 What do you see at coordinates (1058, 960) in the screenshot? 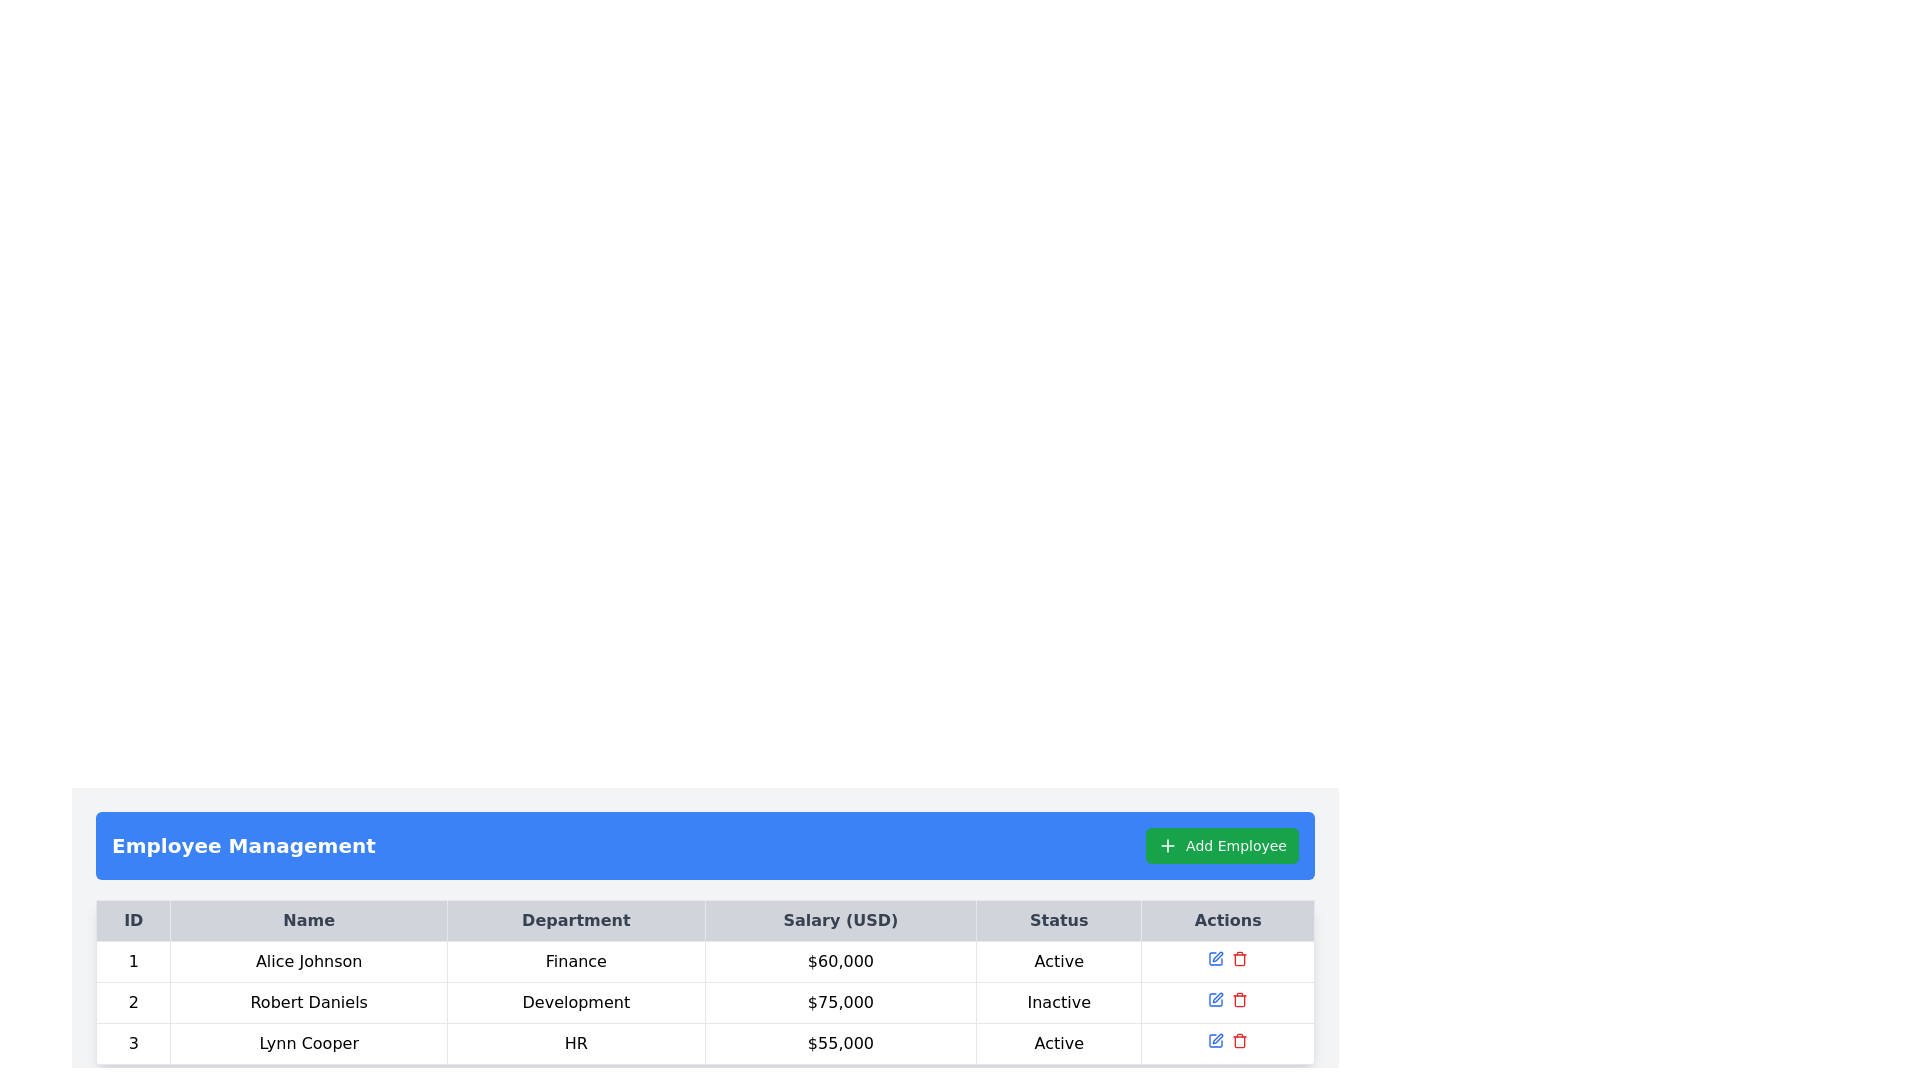
I see `the static text field indicating the employment status as 'Active' for Alice Johnson in the last column of the first row of the table` at bounding box center [1058, 960].